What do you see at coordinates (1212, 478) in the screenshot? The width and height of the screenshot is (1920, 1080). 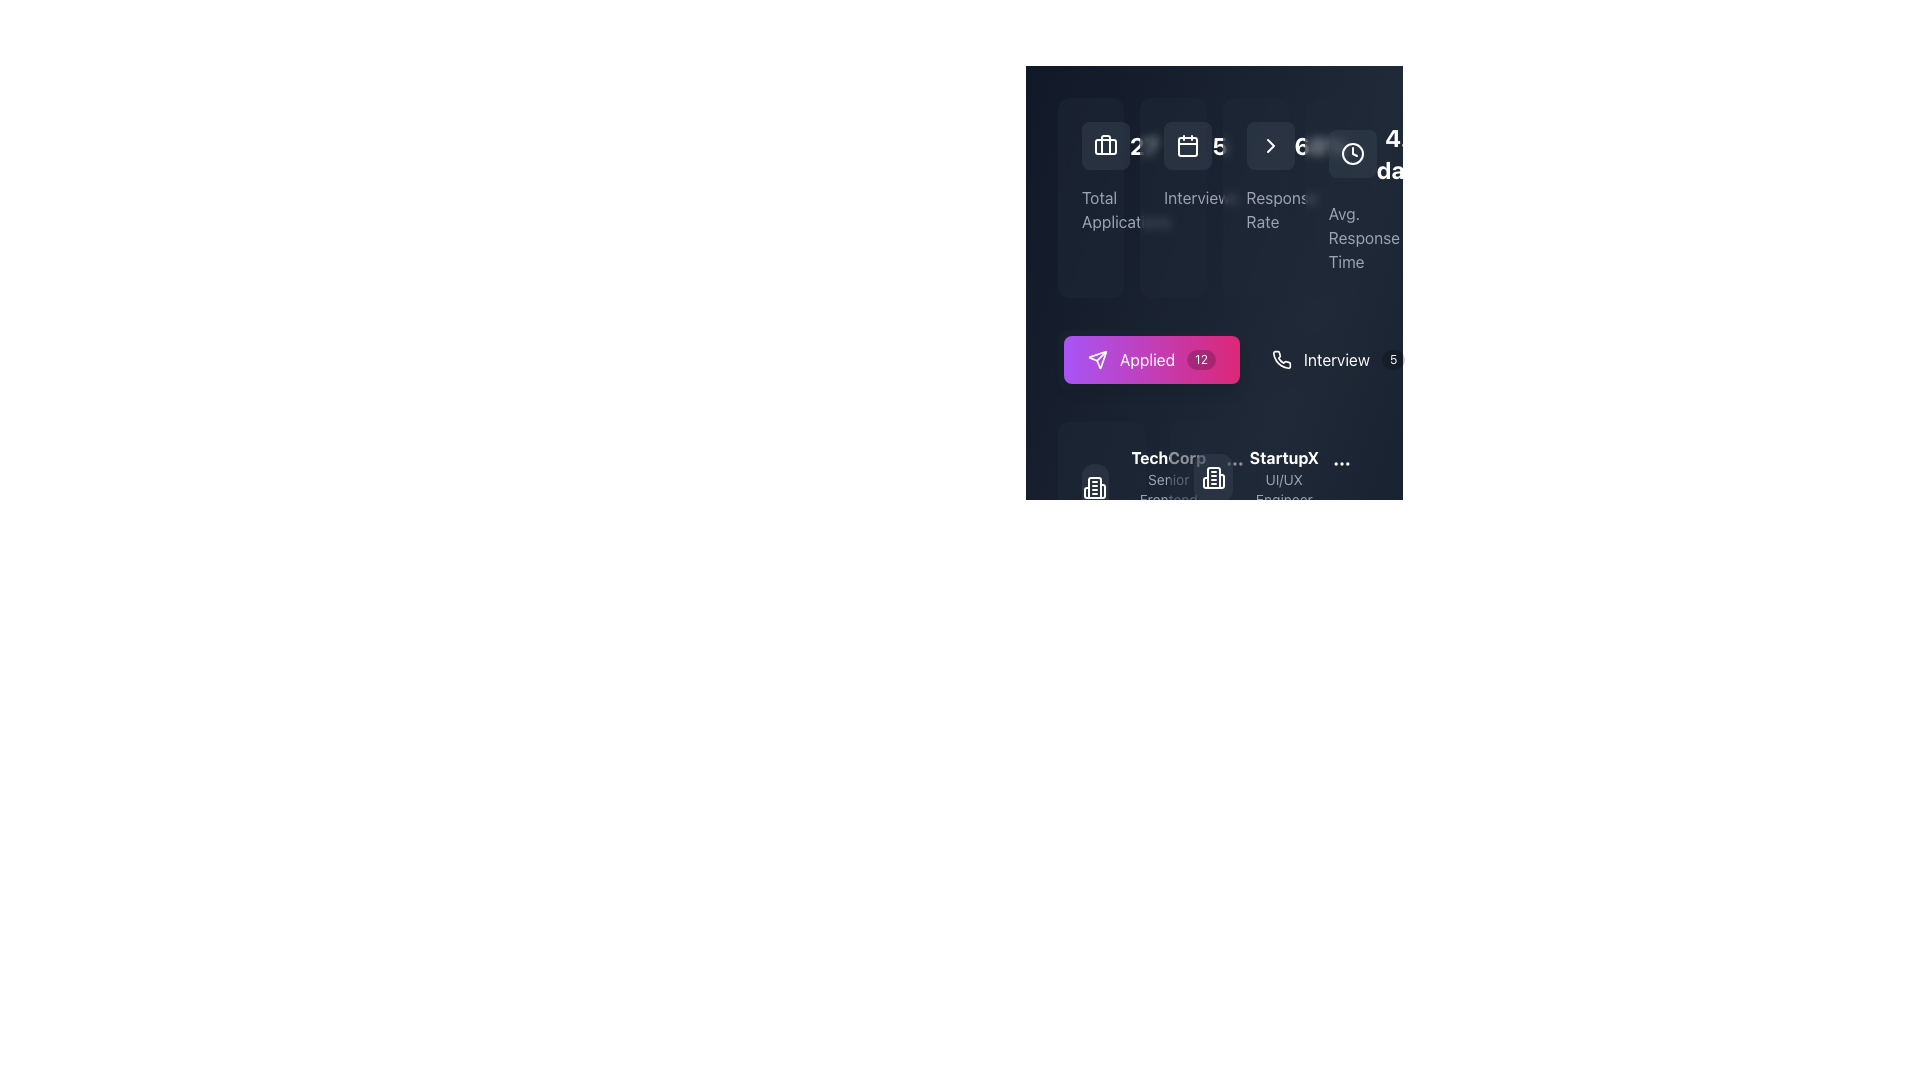 I see `the graphical vector element that represents a segment of a building in the SVG icon with class 'lucide lucide-building2 w-6 h-6'` at bounding box center [1212, 478].